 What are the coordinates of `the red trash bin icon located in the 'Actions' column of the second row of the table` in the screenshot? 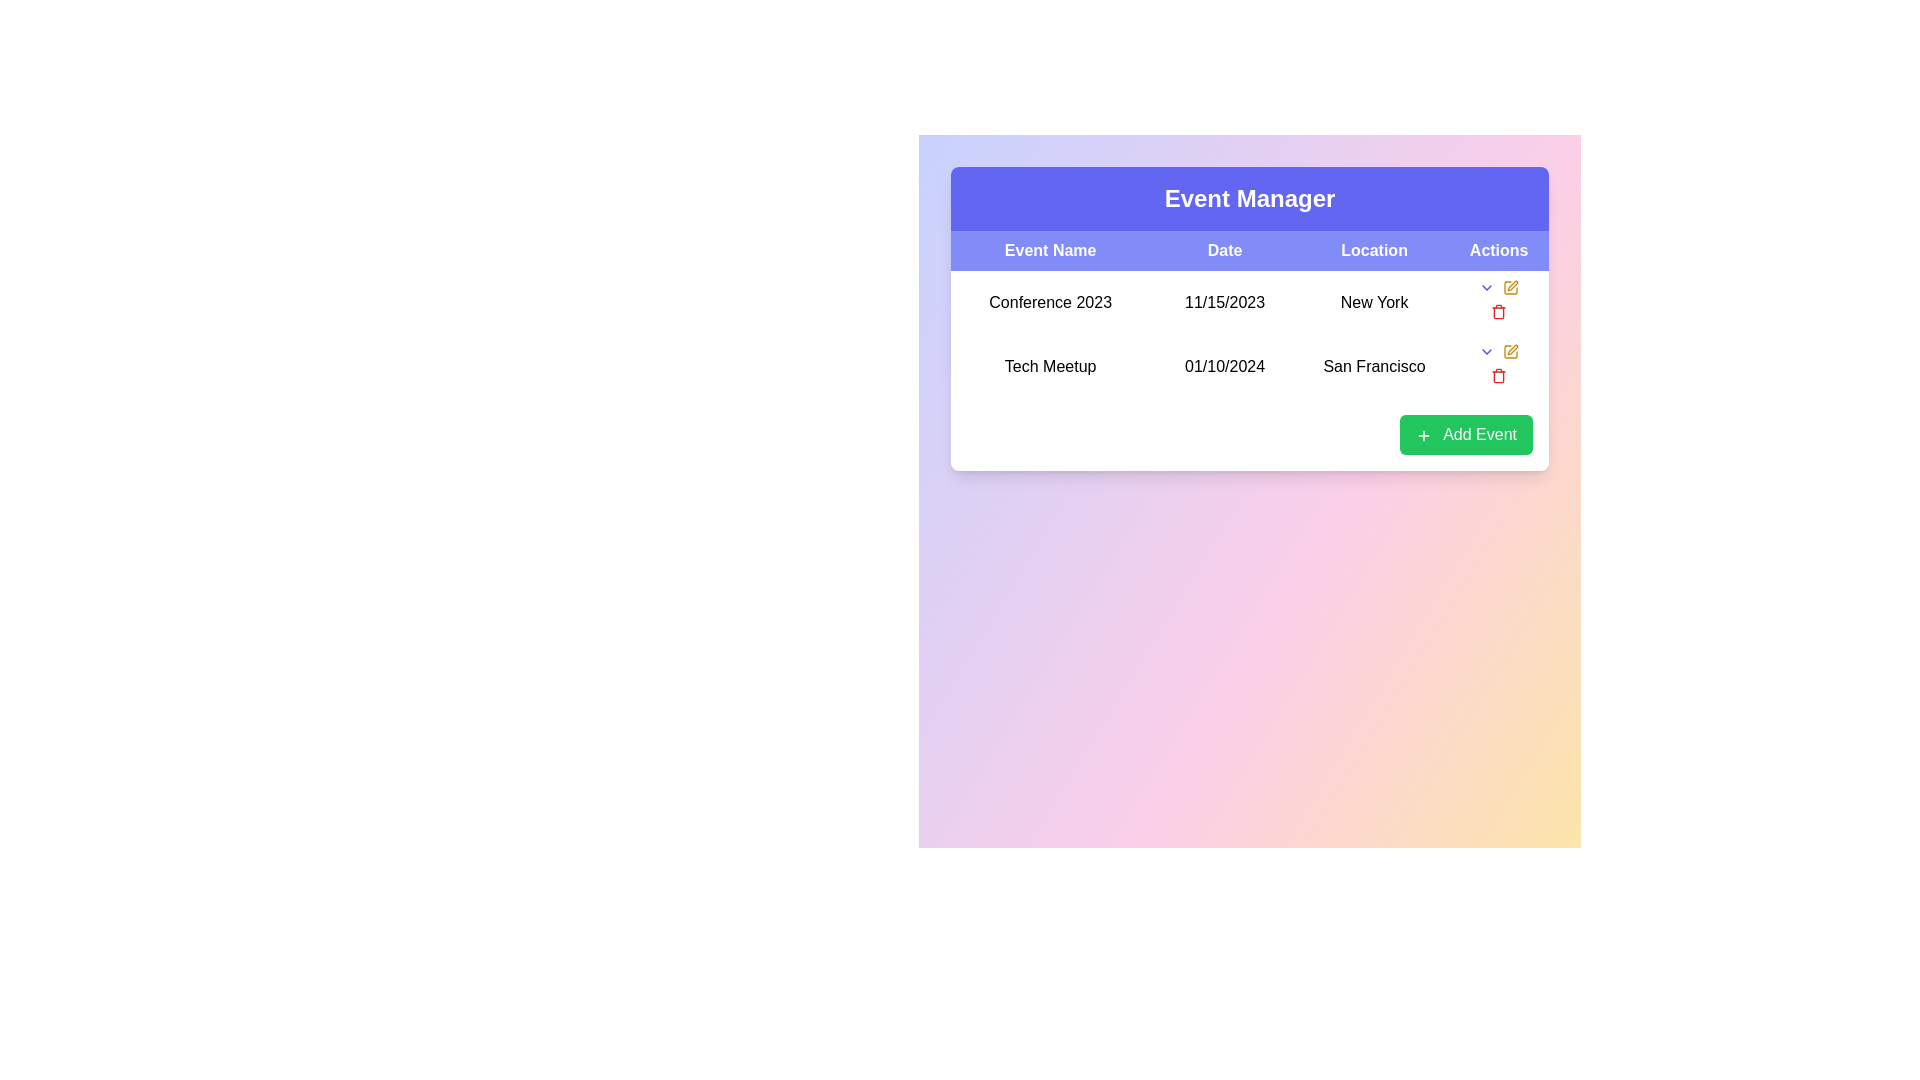 It's located at (1499, 312).